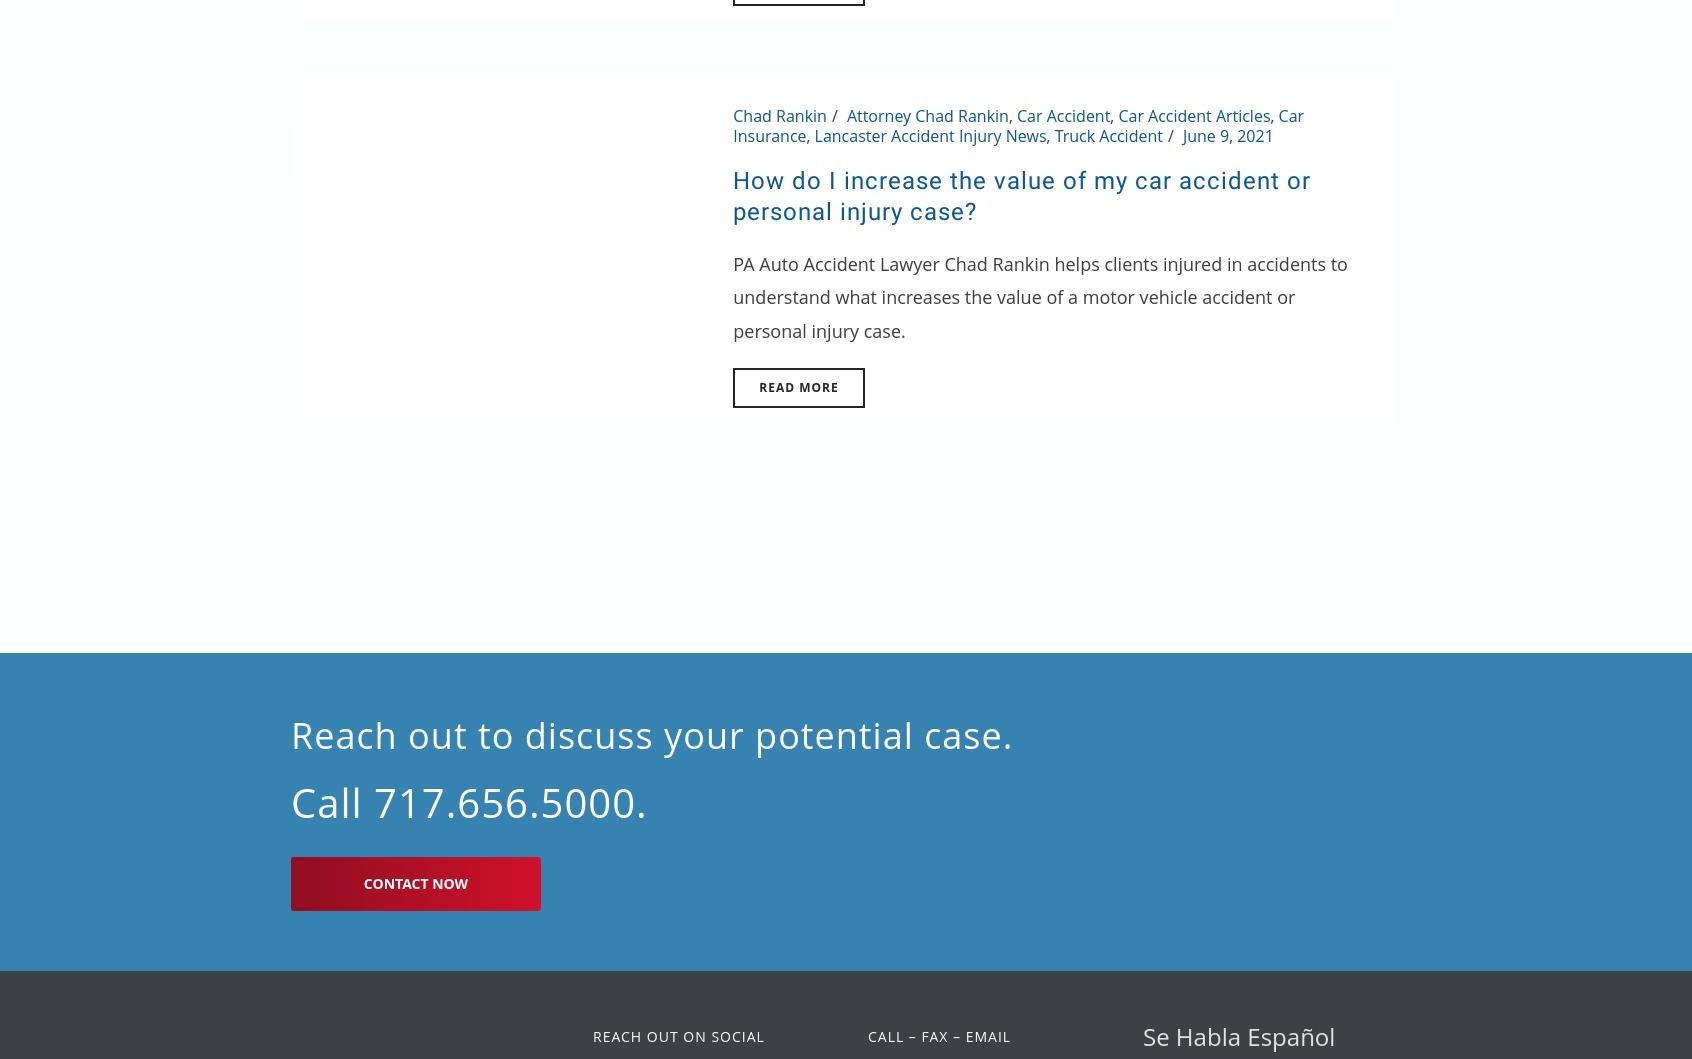 Image resolution: width=1692 pixels, height=1059 pixels. What do you see at coordinates (1141, 1034) in the screenshot?
I see `'Se Habla Español'` at bounding box center [1141, 1034].